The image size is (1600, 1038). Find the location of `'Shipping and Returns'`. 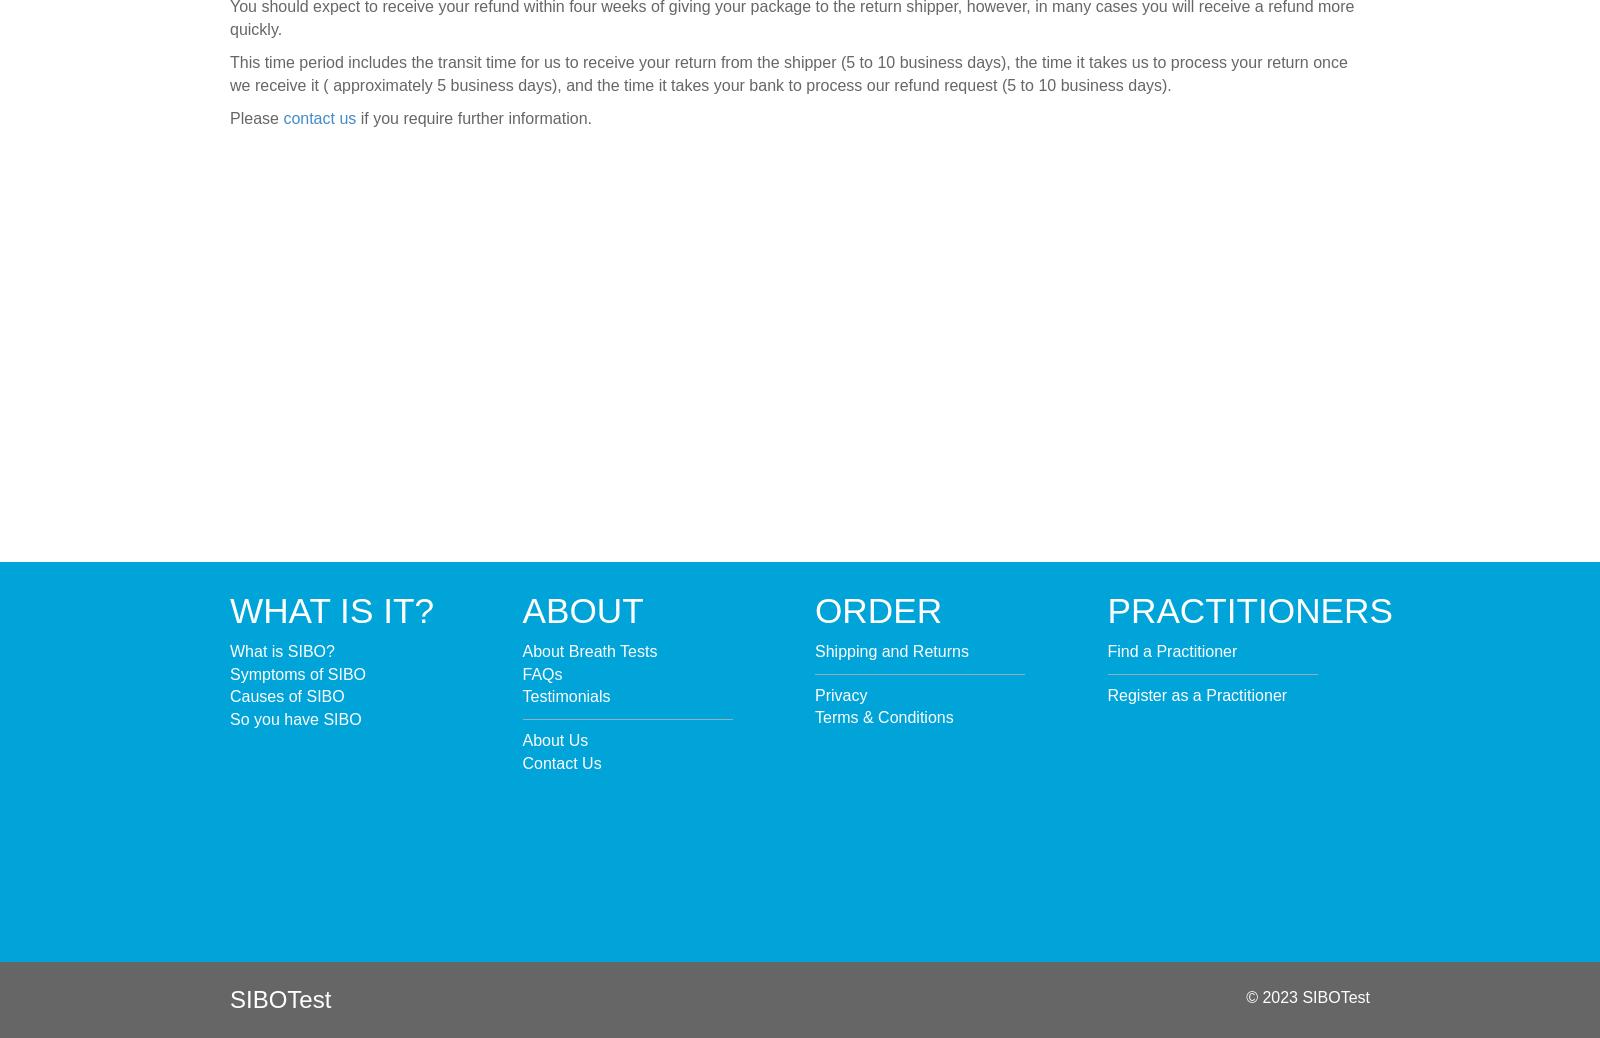

'Shipping and Returns' is located at coordinates (890, 649).